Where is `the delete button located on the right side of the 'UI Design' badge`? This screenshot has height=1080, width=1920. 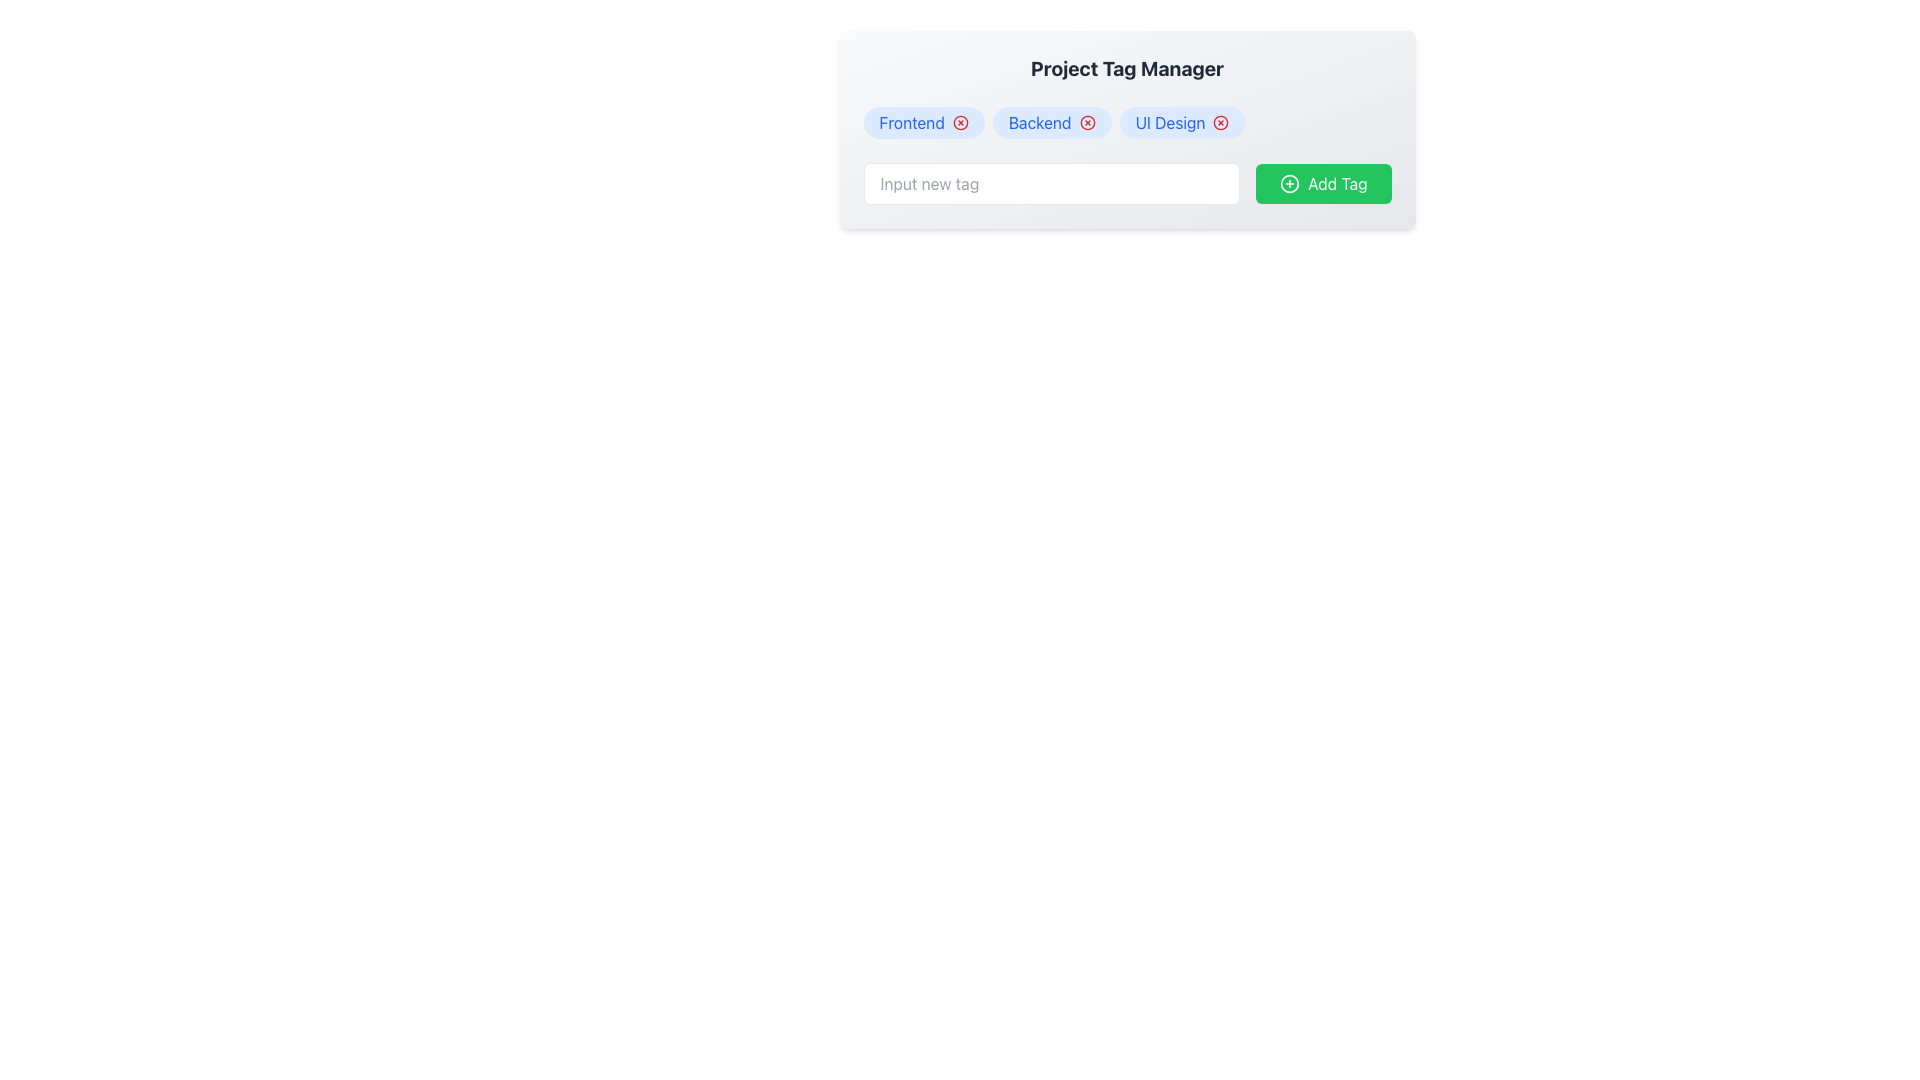 the delete button located on the right side of the 'UI Design' badge is located at coordinates (1220, 123).